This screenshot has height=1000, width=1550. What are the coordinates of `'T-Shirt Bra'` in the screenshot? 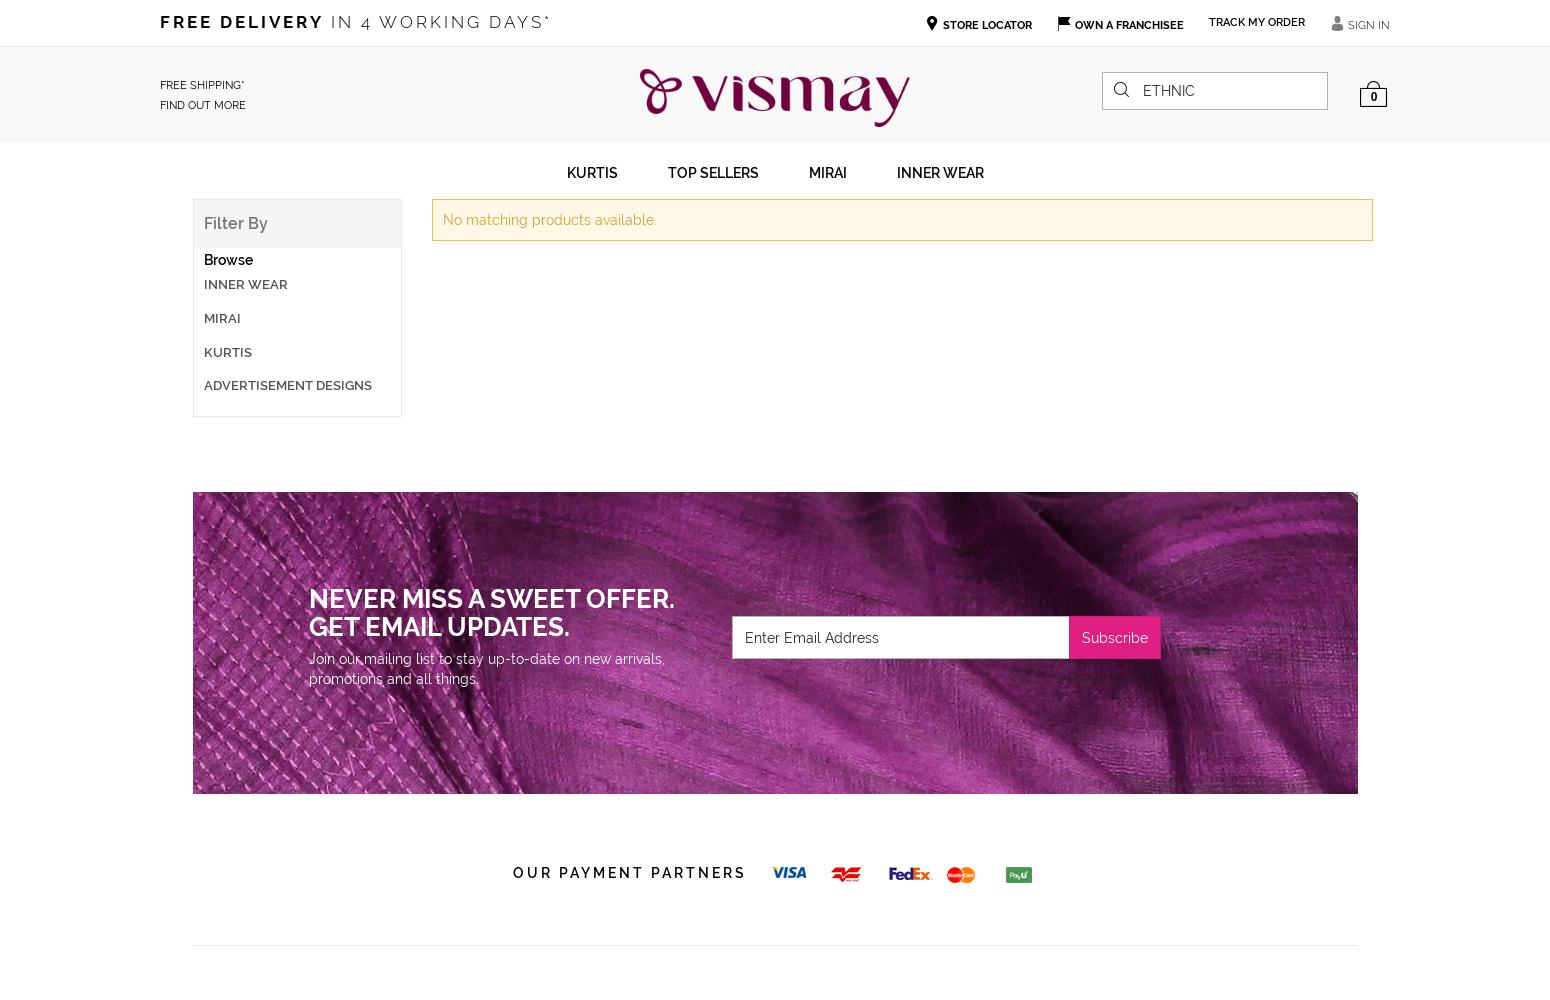 It's located at (209, 337).